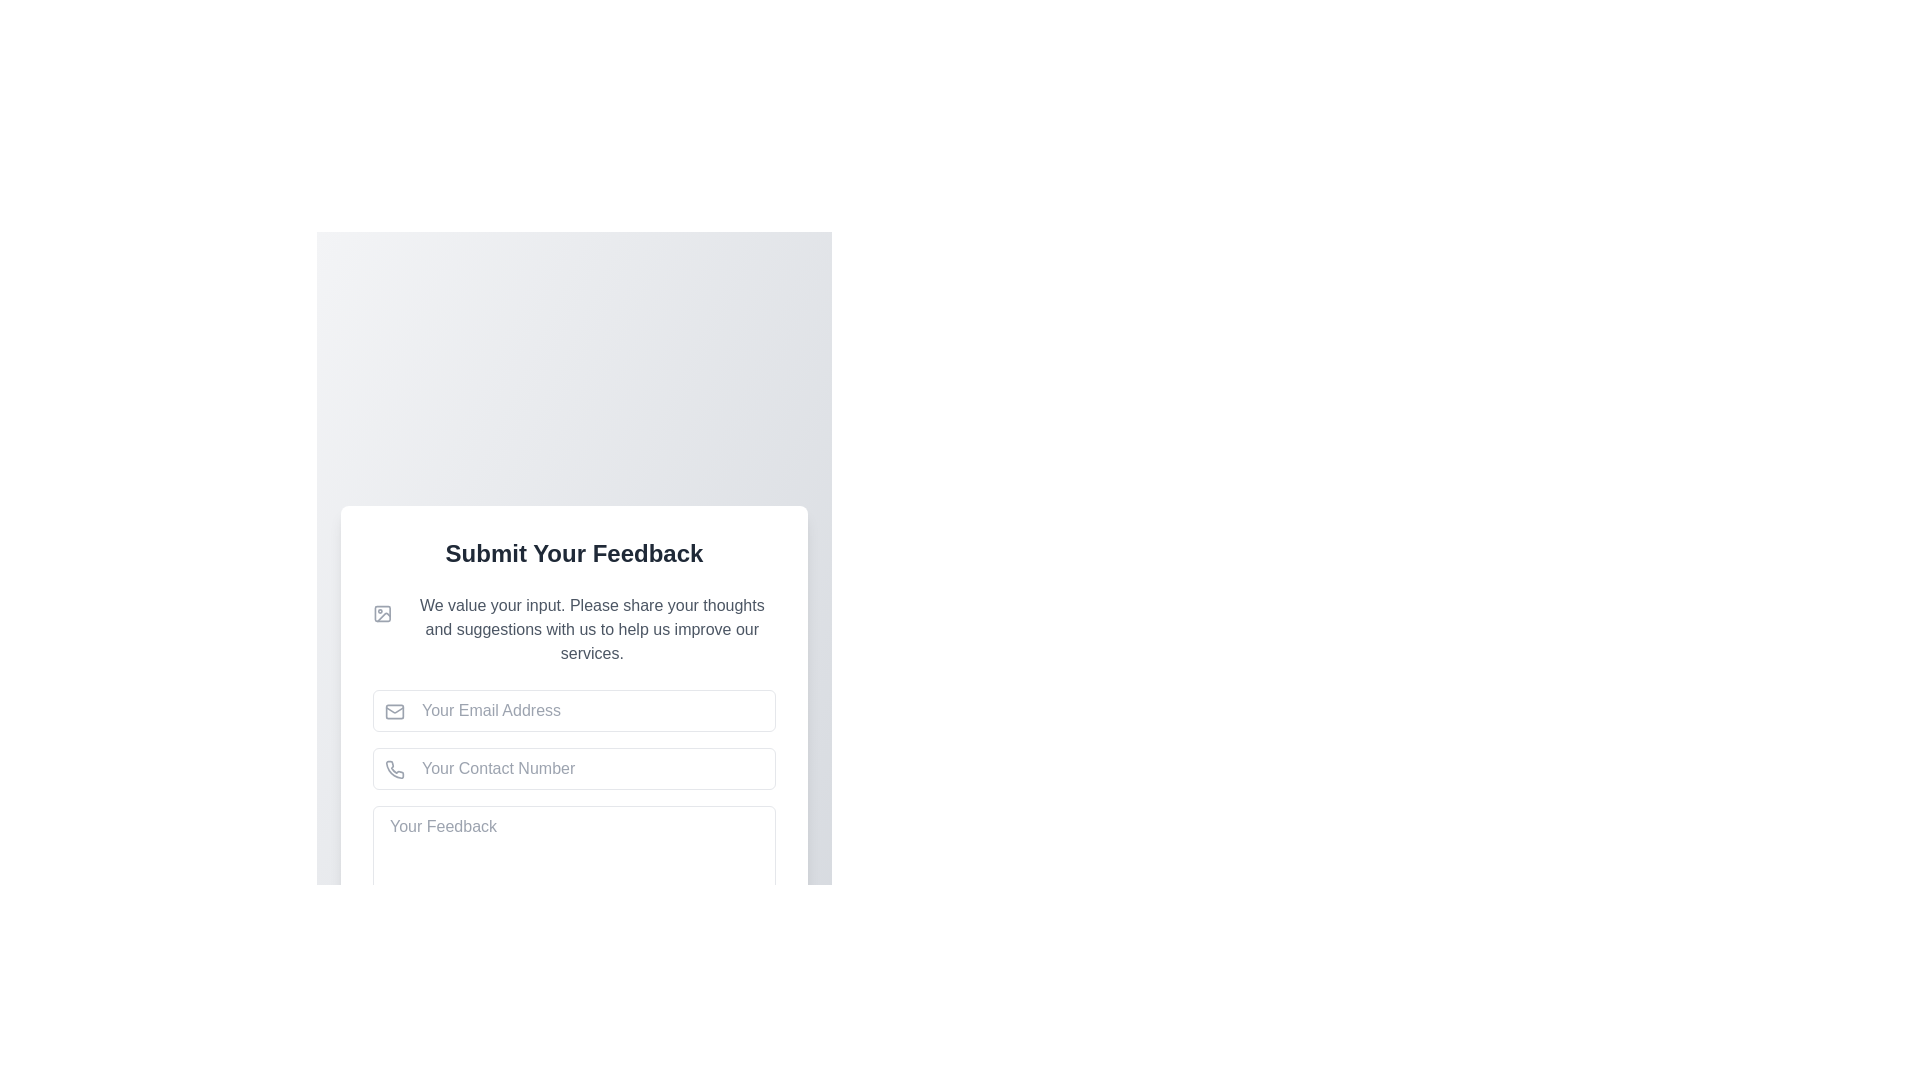 The height and width of the screenshot is (1080, 1920). I want to click on the introductory text block for the feedback form, located below the 'Submit Your Feedback' header and above the input fields, which encourages users to share their feedback, so click(573, 628).